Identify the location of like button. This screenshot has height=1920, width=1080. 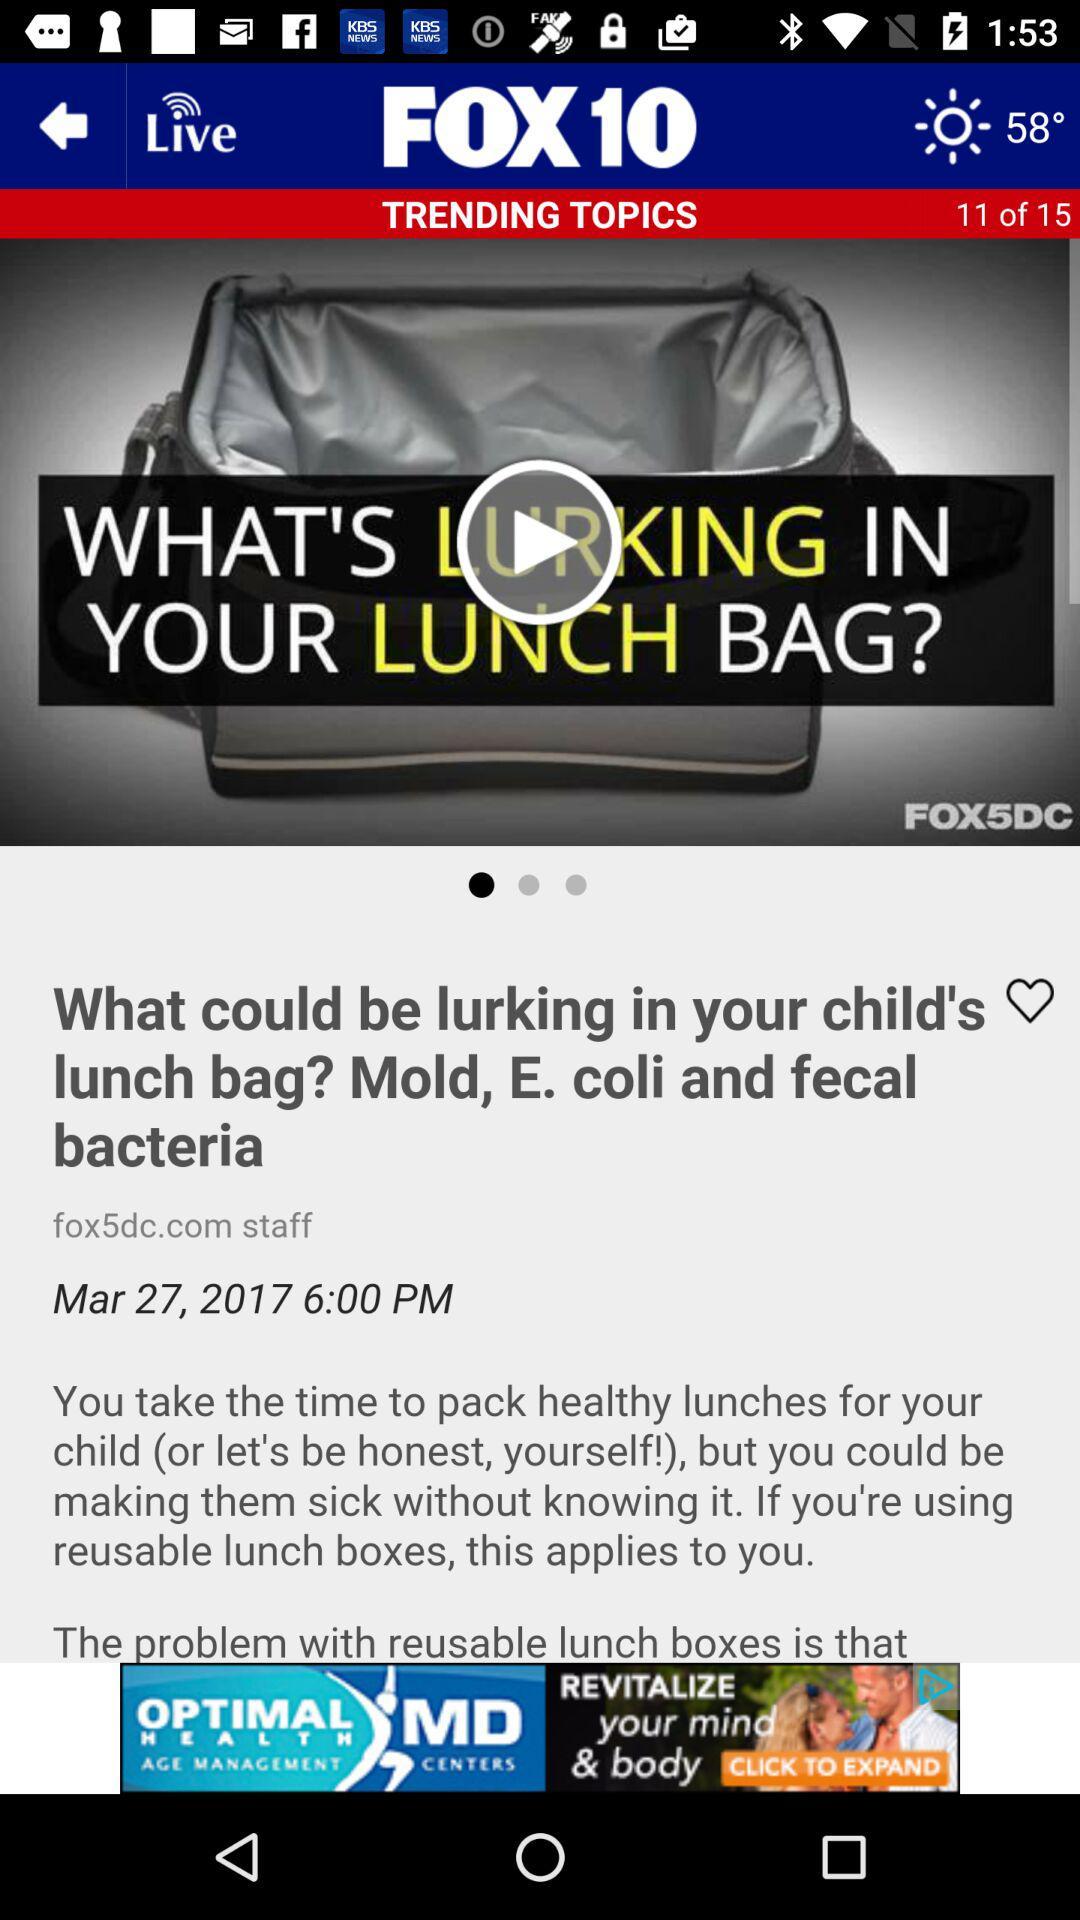
(1017, 1000).